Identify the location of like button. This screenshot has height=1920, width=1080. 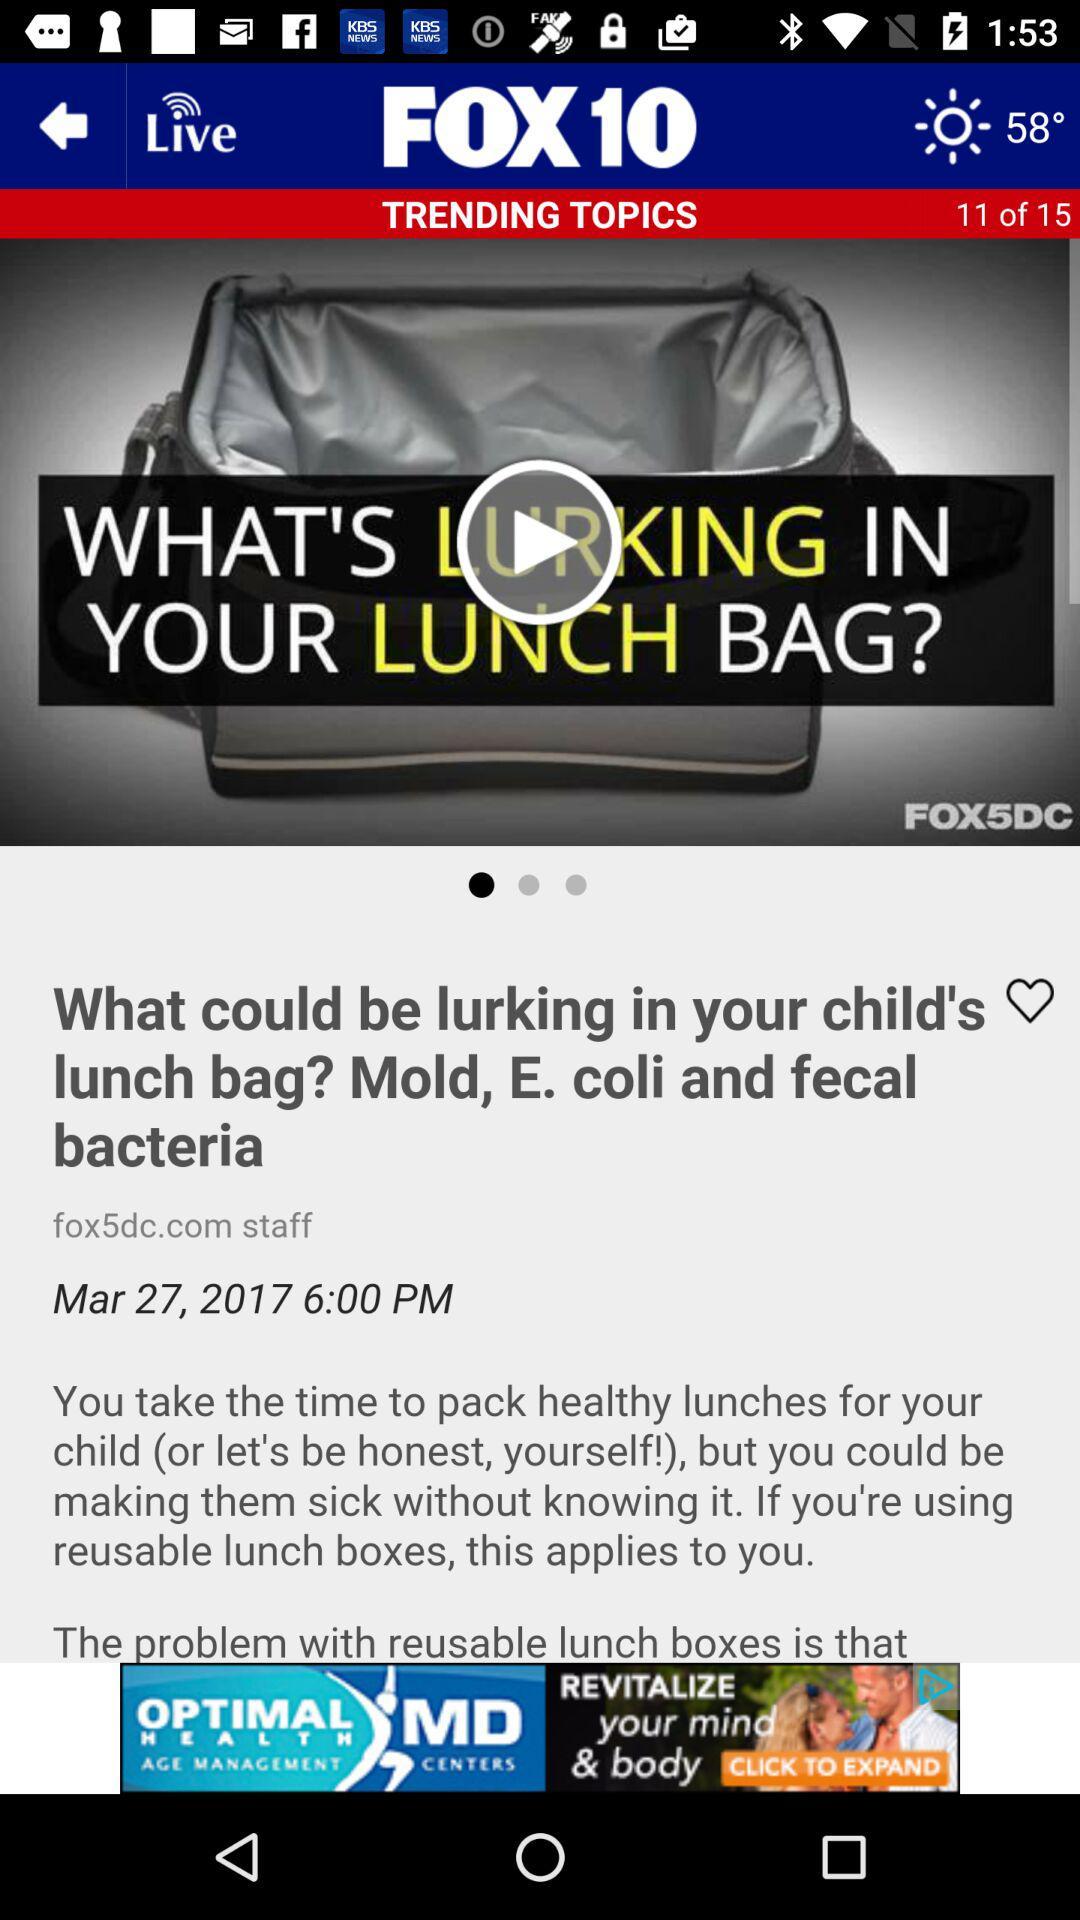
(1017, 1000).